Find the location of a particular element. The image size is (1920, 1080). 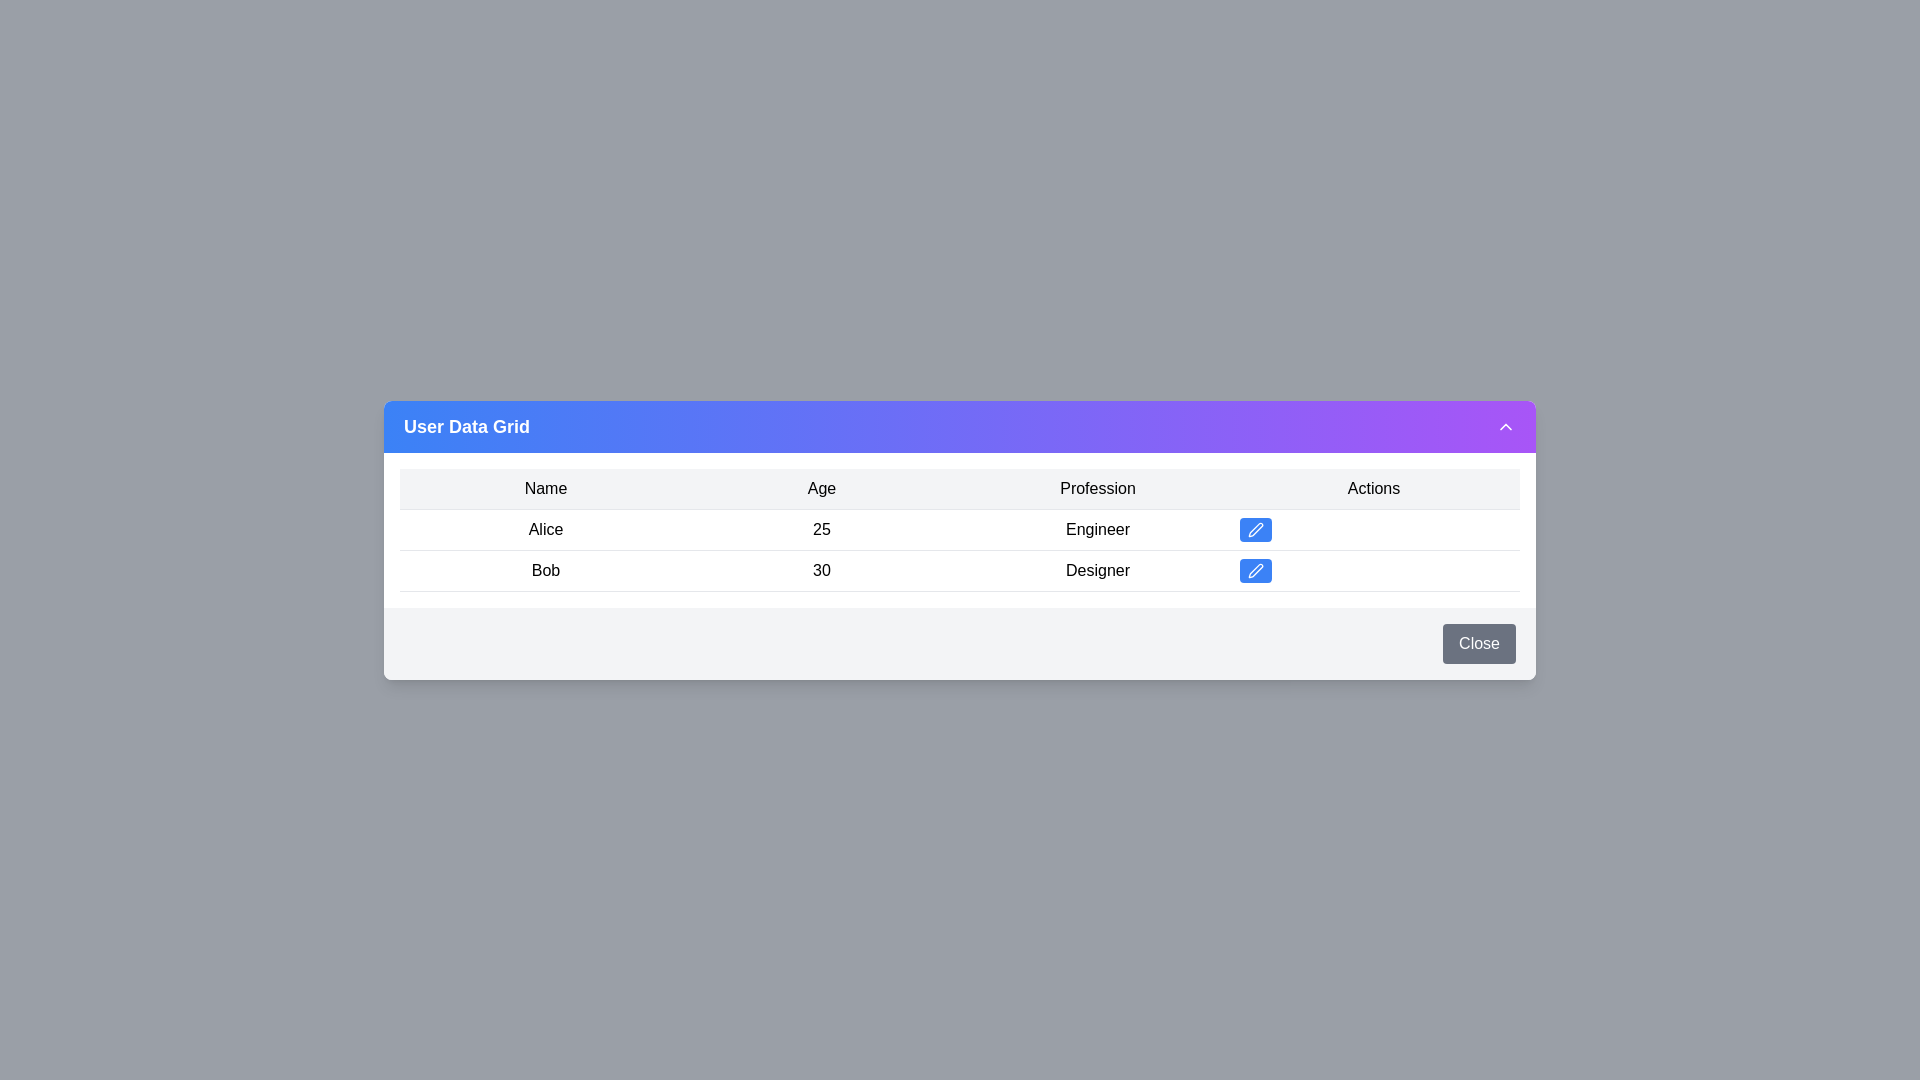

text displayed in the text label showing 'Designer' in bold black typography, located in the third column of the second row corresponding to user 'Bob, 30.' is located at coordinates (1097, 570).